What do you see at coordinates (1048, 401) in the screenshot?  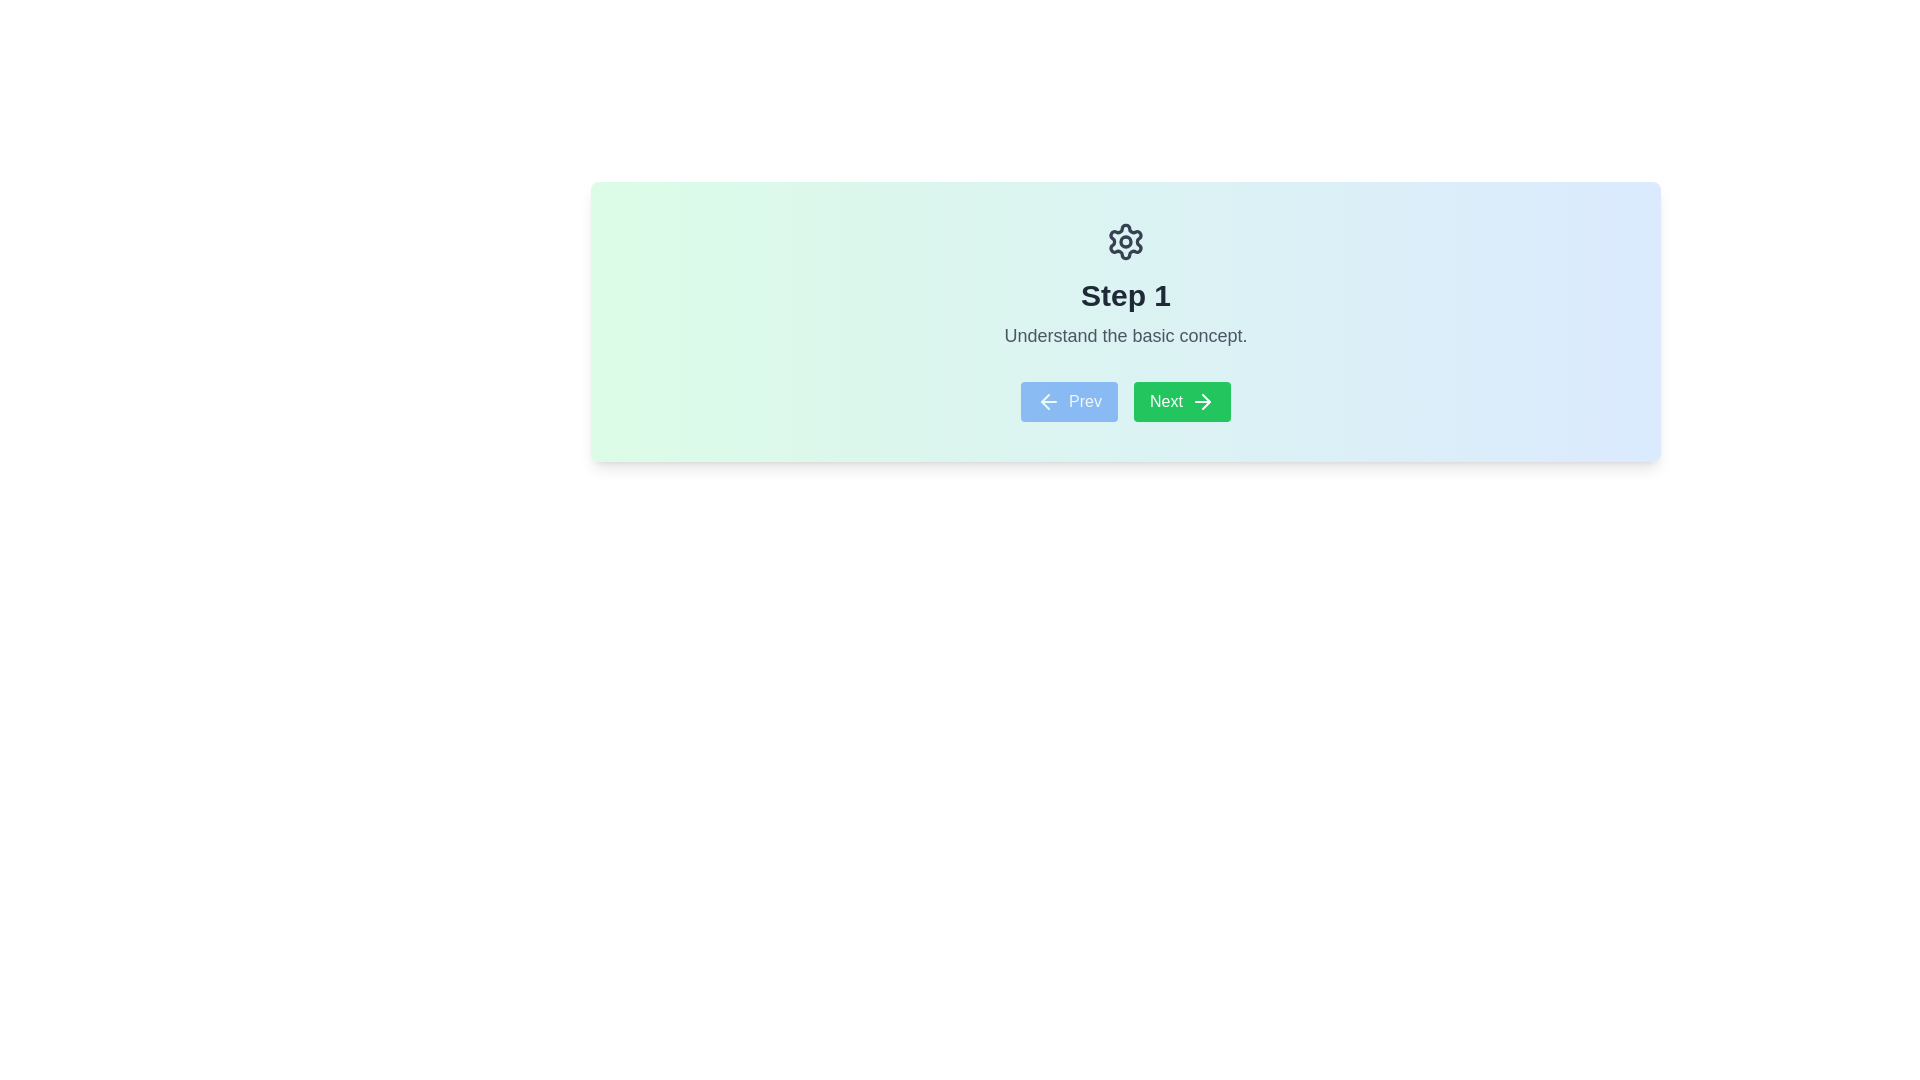 I see `the decorative arrow icon within the 'Prev' button, which is positioned to the left of the 'Next' button in the navigation area of the interface` at bounding box center [1048, 401].